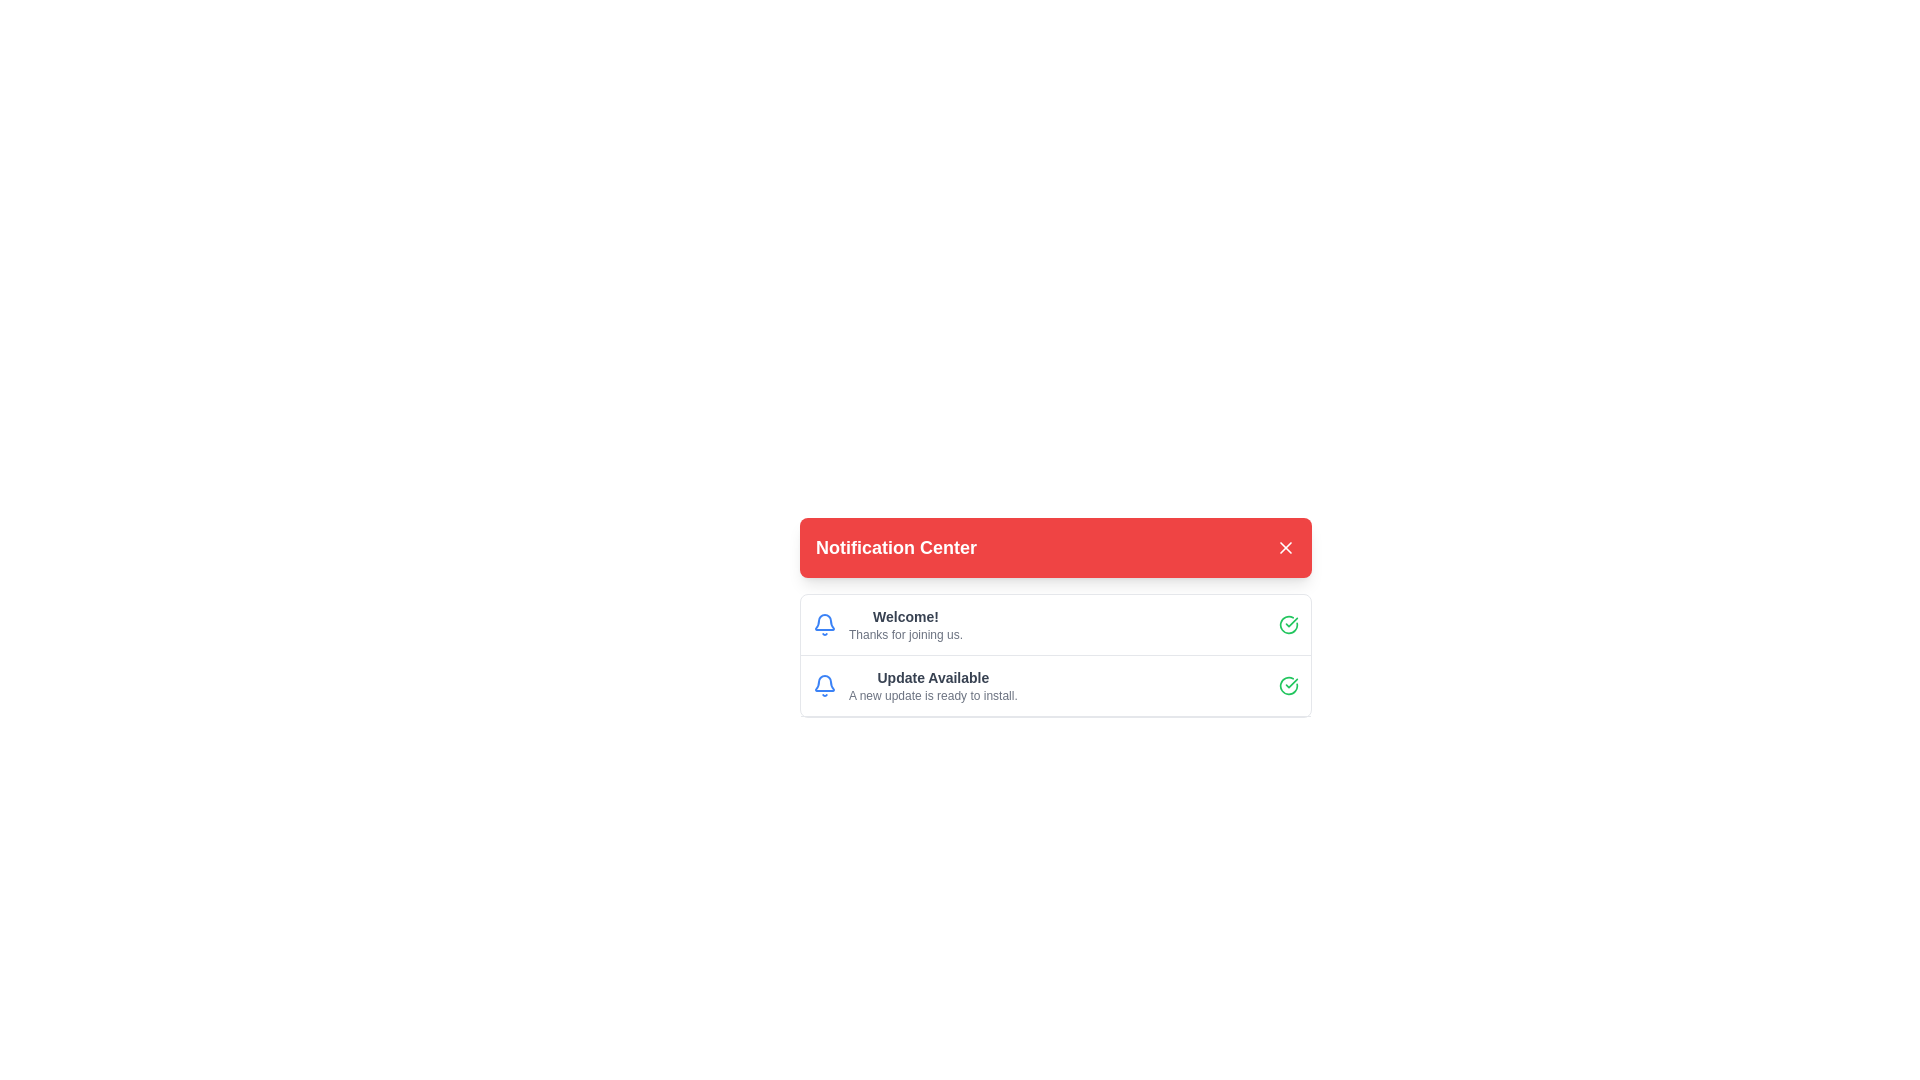 The image size is (1920, 1080). What do you see at coordinates (1289, 623) in the screenshot?
I see `the success icon located in the top notification of the notification center, positioned to the right of the text 'Welcome! Thanks for joining us.'` at bounding box center [1289, 623].